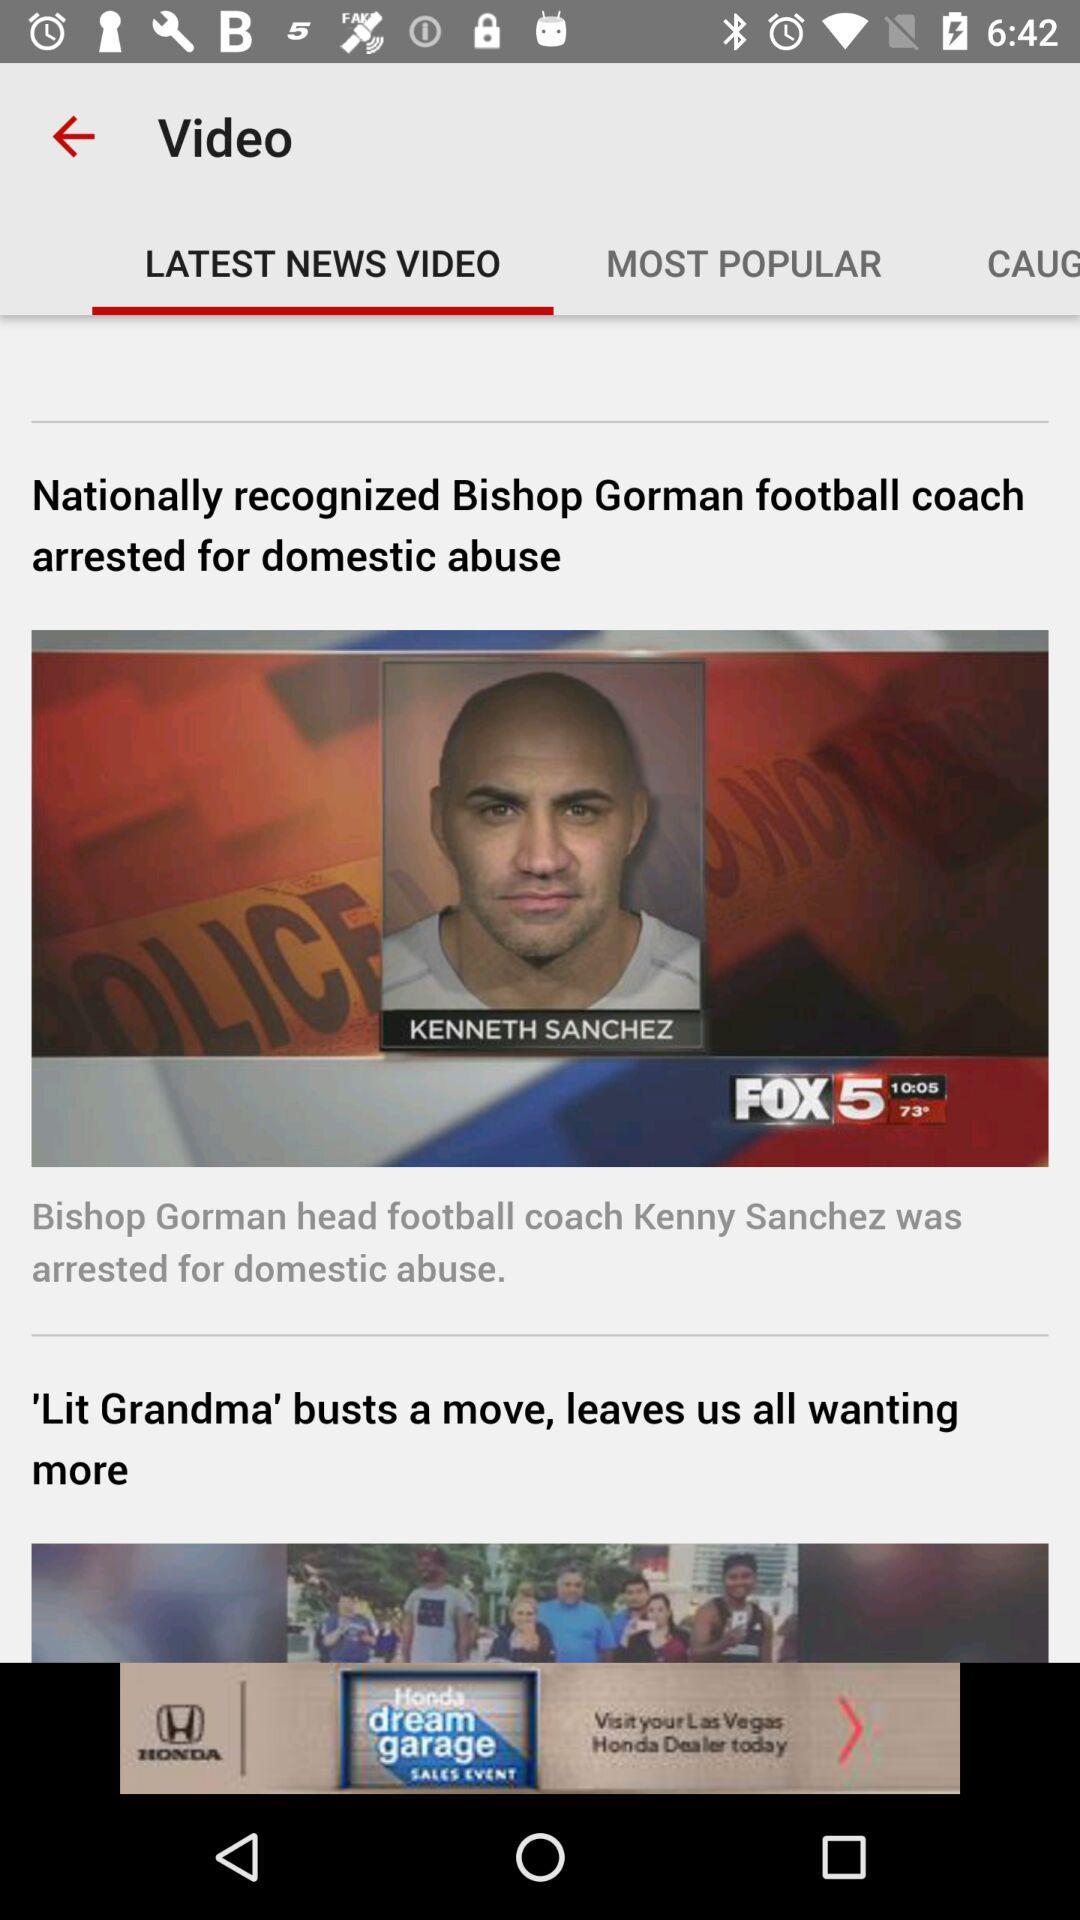 This screenshot has height=1920, width=1080. I want to click on open advertisement, so click(540, 1727).